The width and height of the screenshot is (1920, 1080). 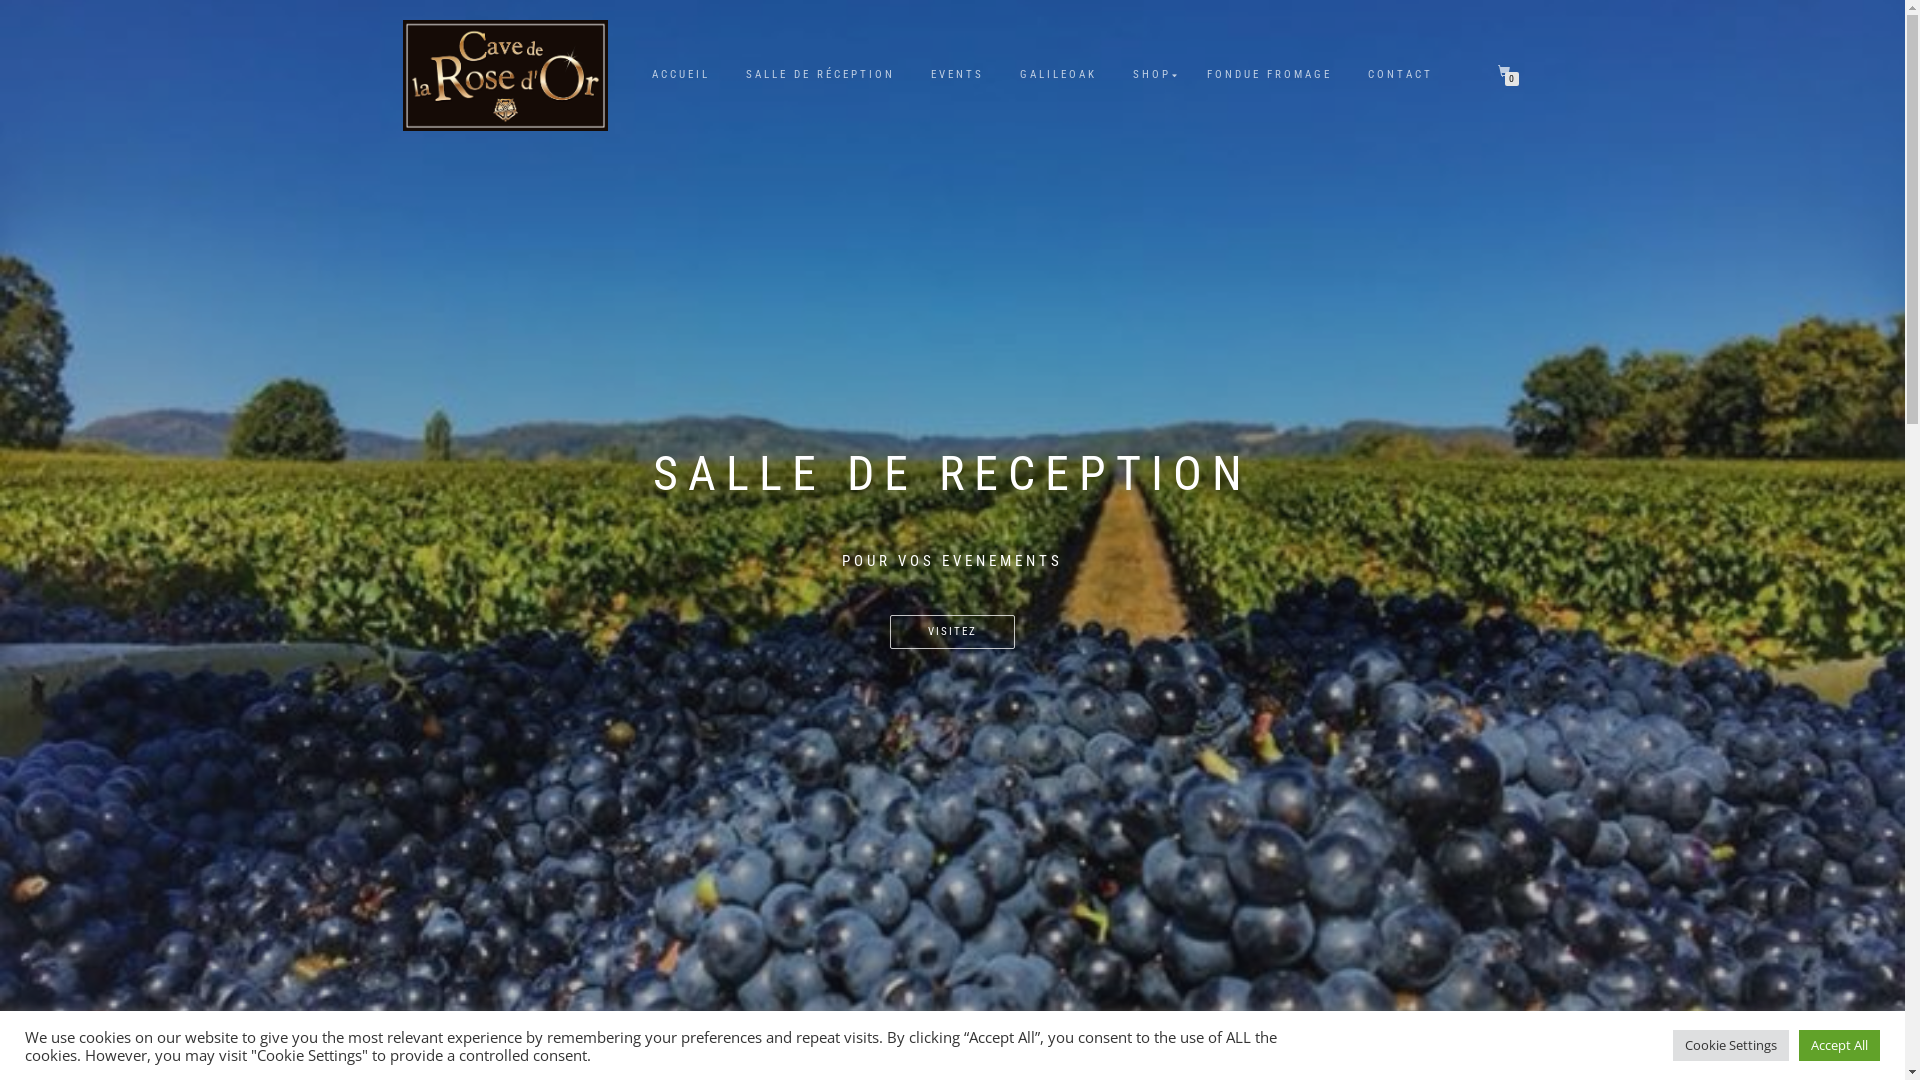 I want to click on 'EVENTS', so click(x=915, y=73).